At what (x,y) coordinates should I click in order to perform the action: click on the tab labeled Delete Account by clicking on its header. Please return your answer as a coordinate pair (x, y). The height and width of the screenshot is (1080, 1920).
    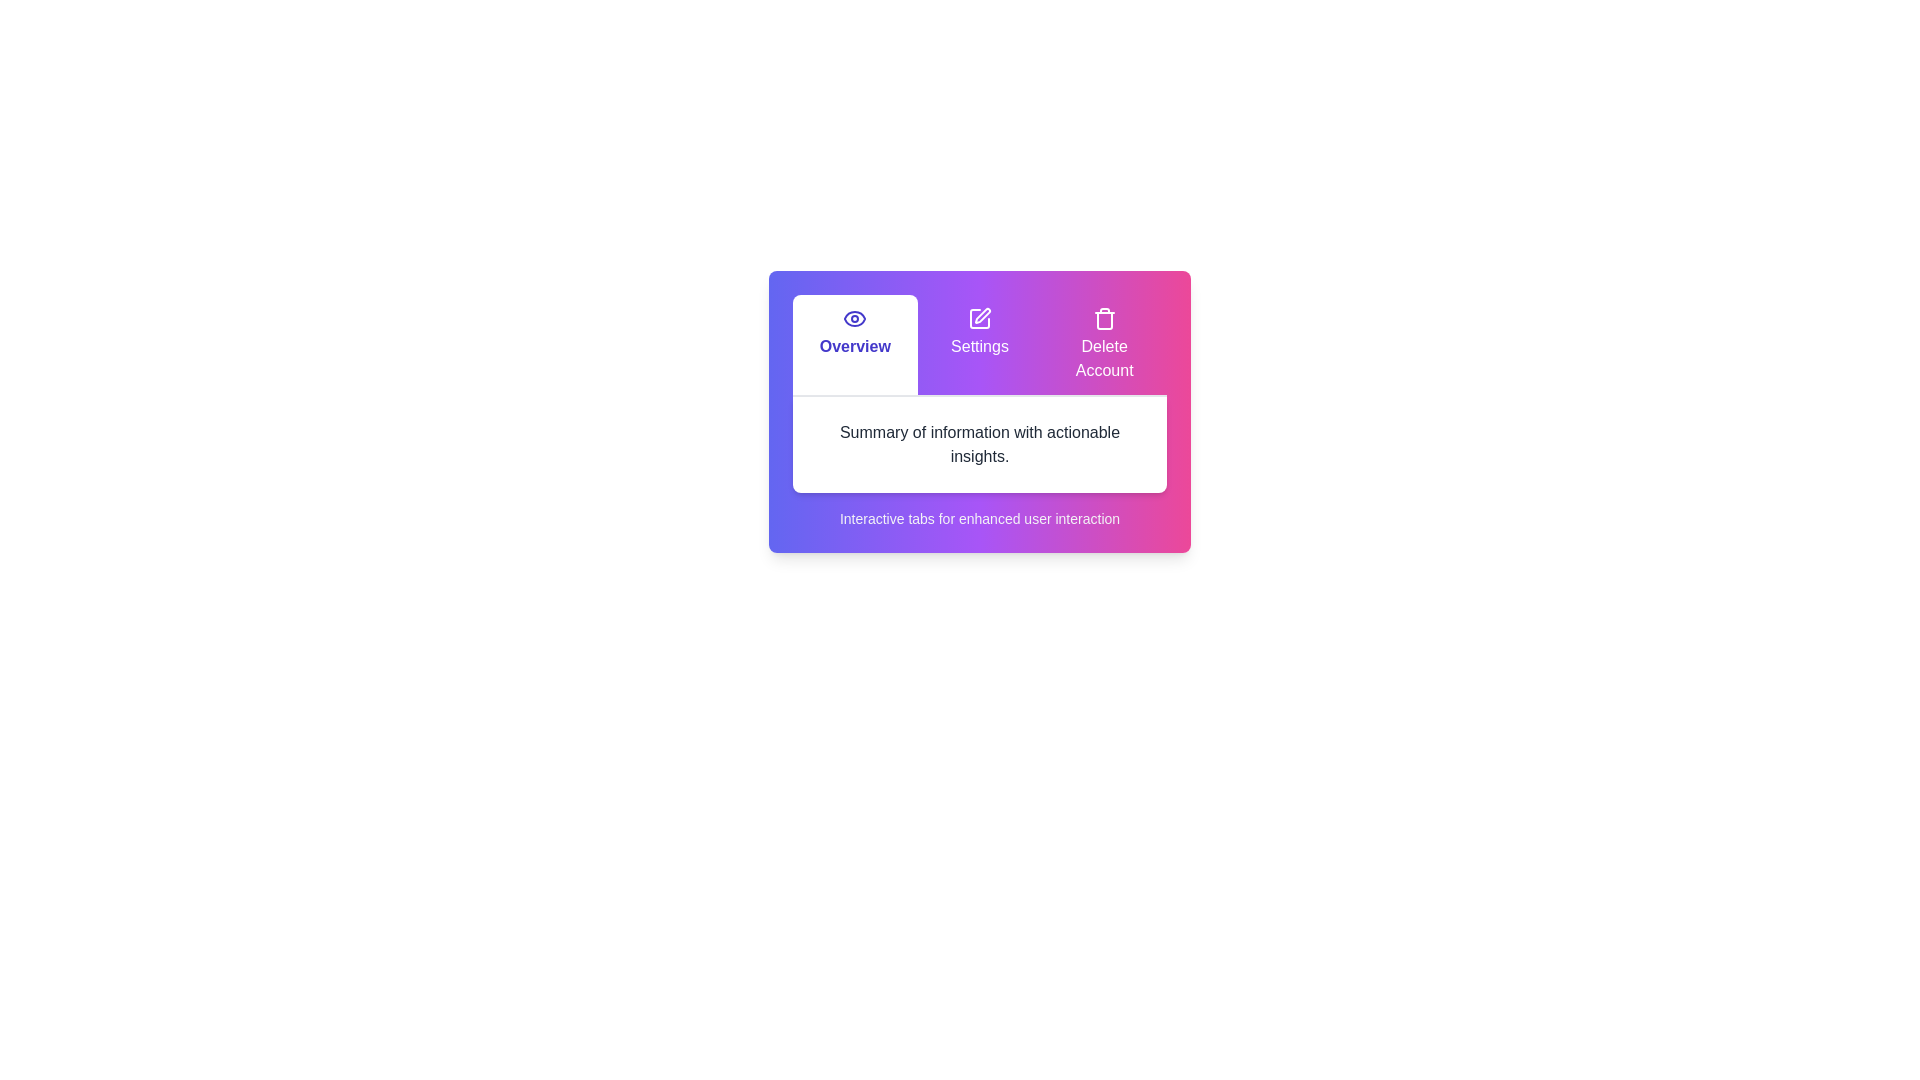
    Looking at the image, I should click on (1103, 343).